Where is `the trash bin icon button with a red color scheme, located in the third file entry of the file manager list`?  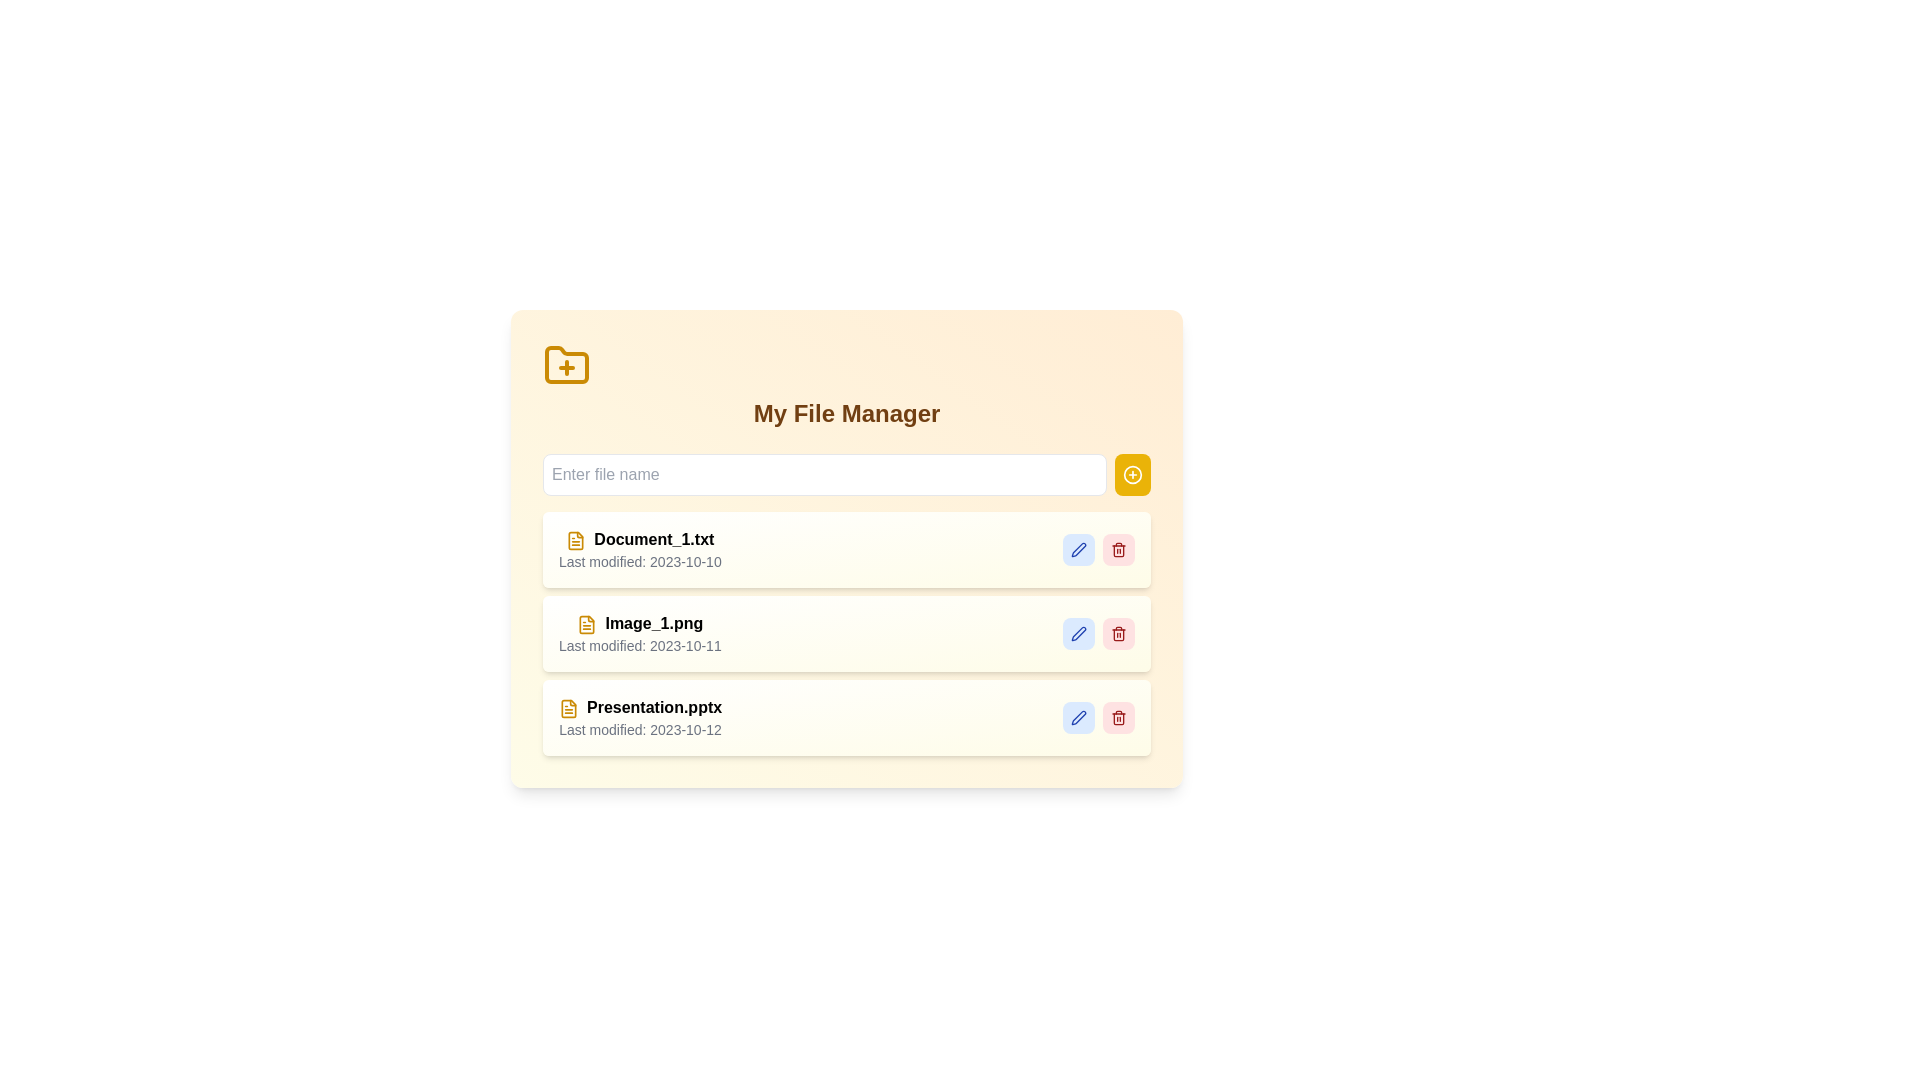 the trash bin icon button with a red color scheme, located in the third file entry of the file manager list is located at coordinates (1117, 550).